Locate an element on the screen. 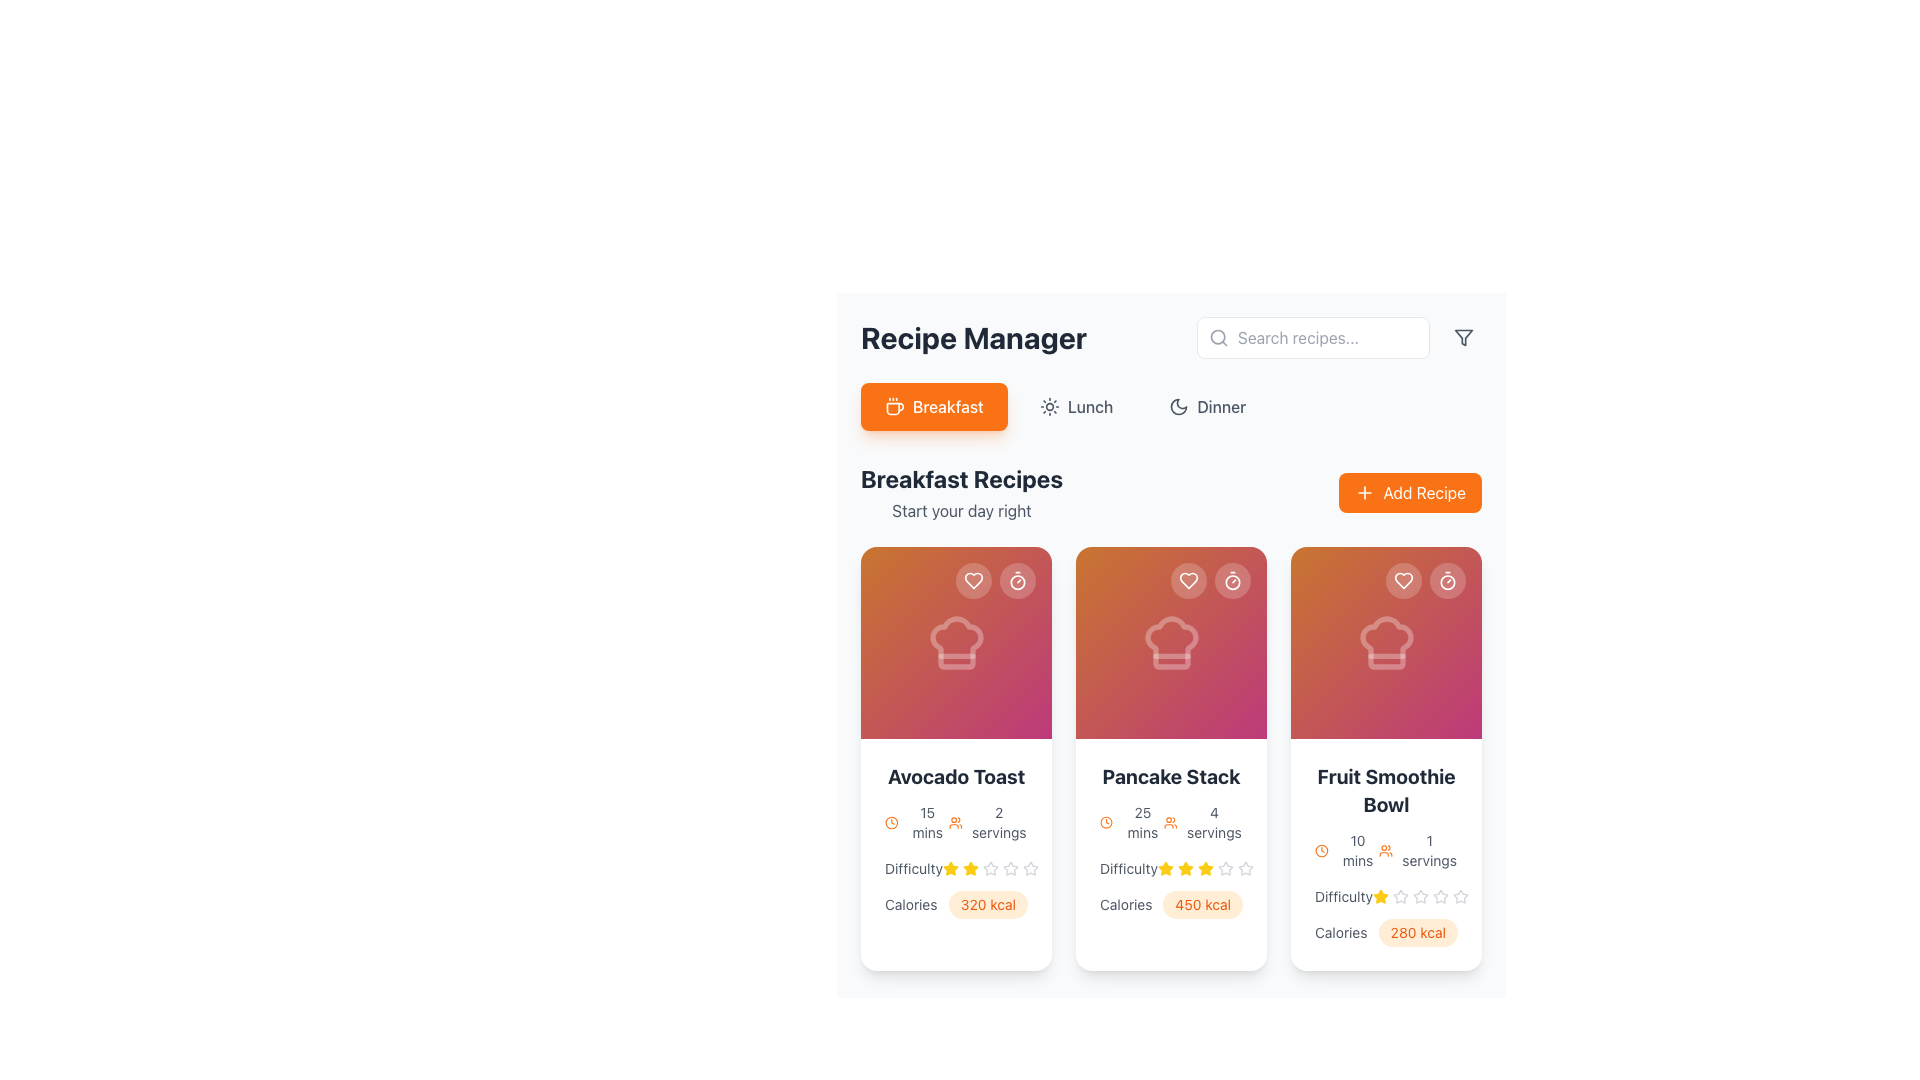 Image resolution: width=1920 pixels, height=1080 pixels. the text label that displays the number of servings for the recipe, located in the second card of the grid layout, positioned to the right of the user icon and above the difficulty rating and calorie information is located at coordinates (1213, 822).